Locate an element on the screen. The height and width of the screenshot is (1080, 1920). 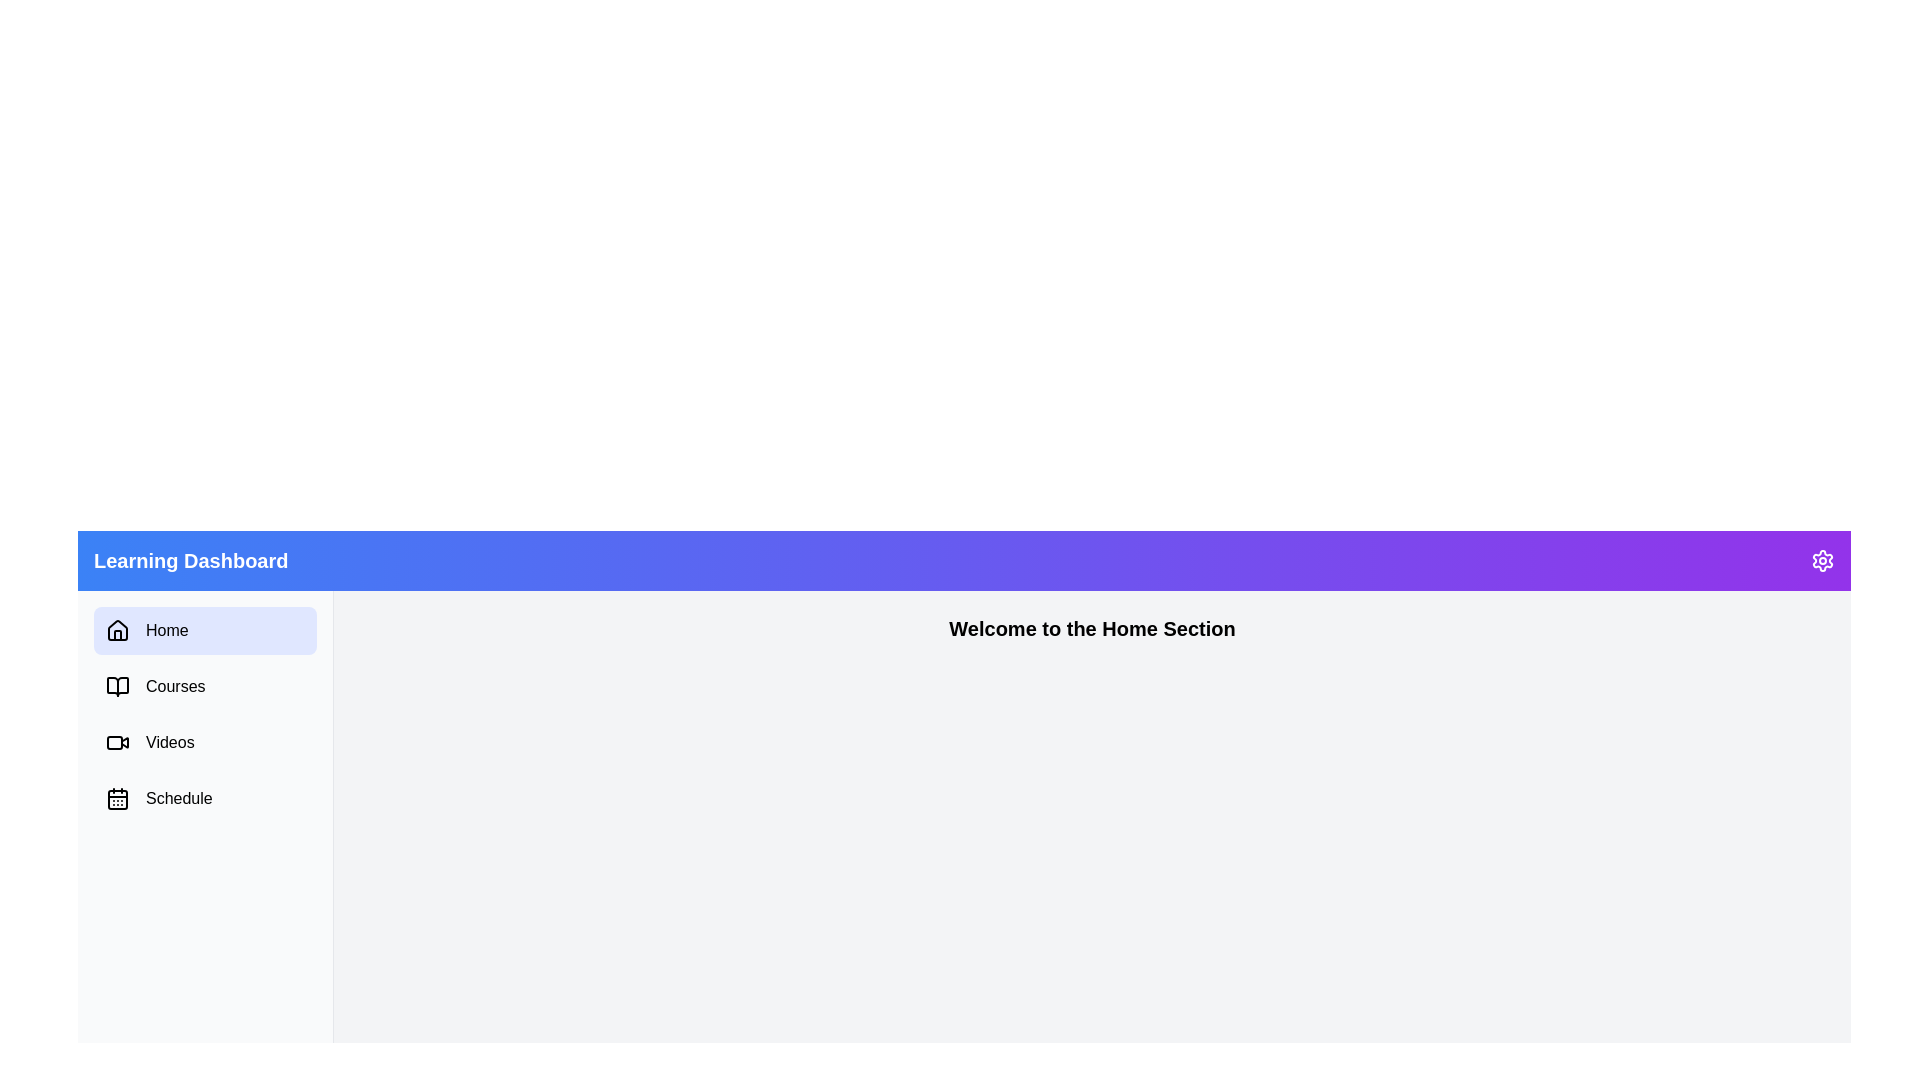
the small black video recorder icon located in the vertical navigation menu labeled 'Videos', positioned below 'Courses' and above 'Schedule' is located at coordinates (117, 743).